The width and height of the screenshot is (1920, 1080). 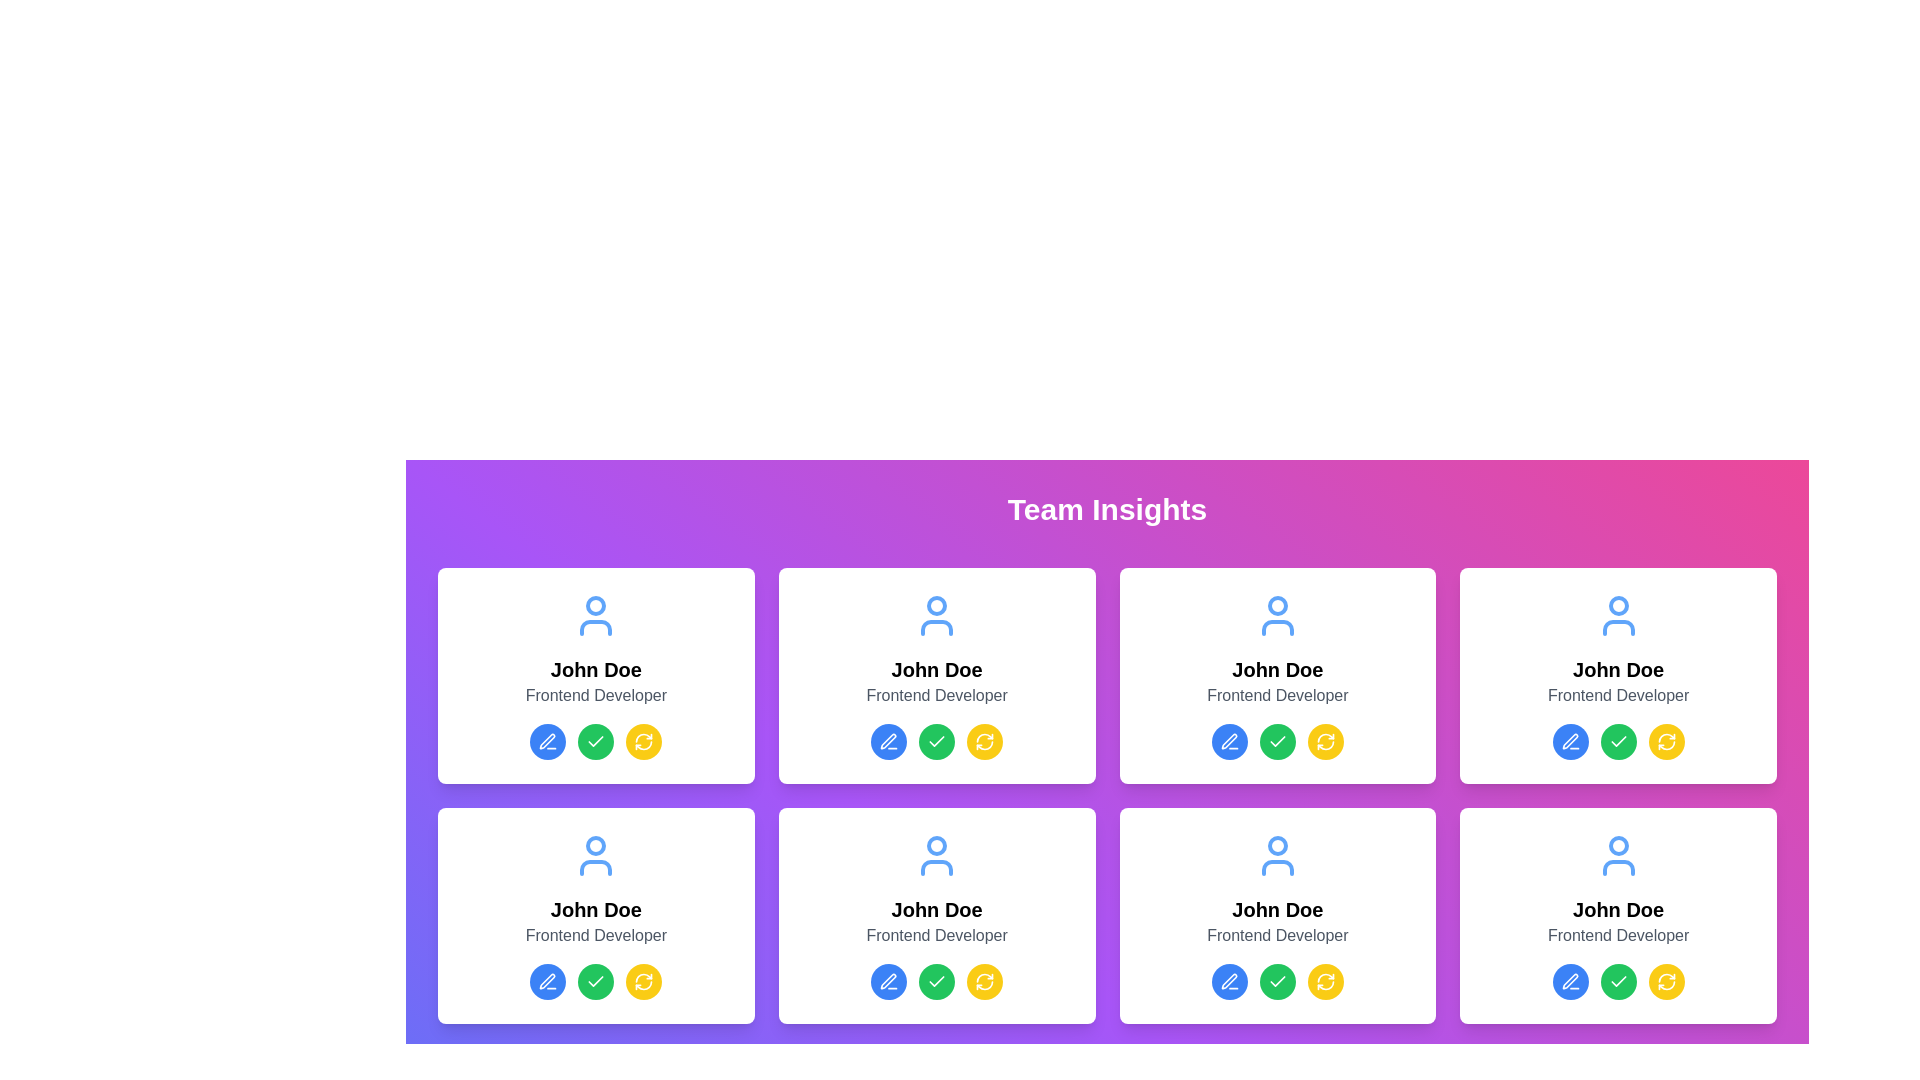 I want to click on the third clickable button located at the bottom-right corner of the bottom-right card in the grid layout, so click(x=1666, y=981).